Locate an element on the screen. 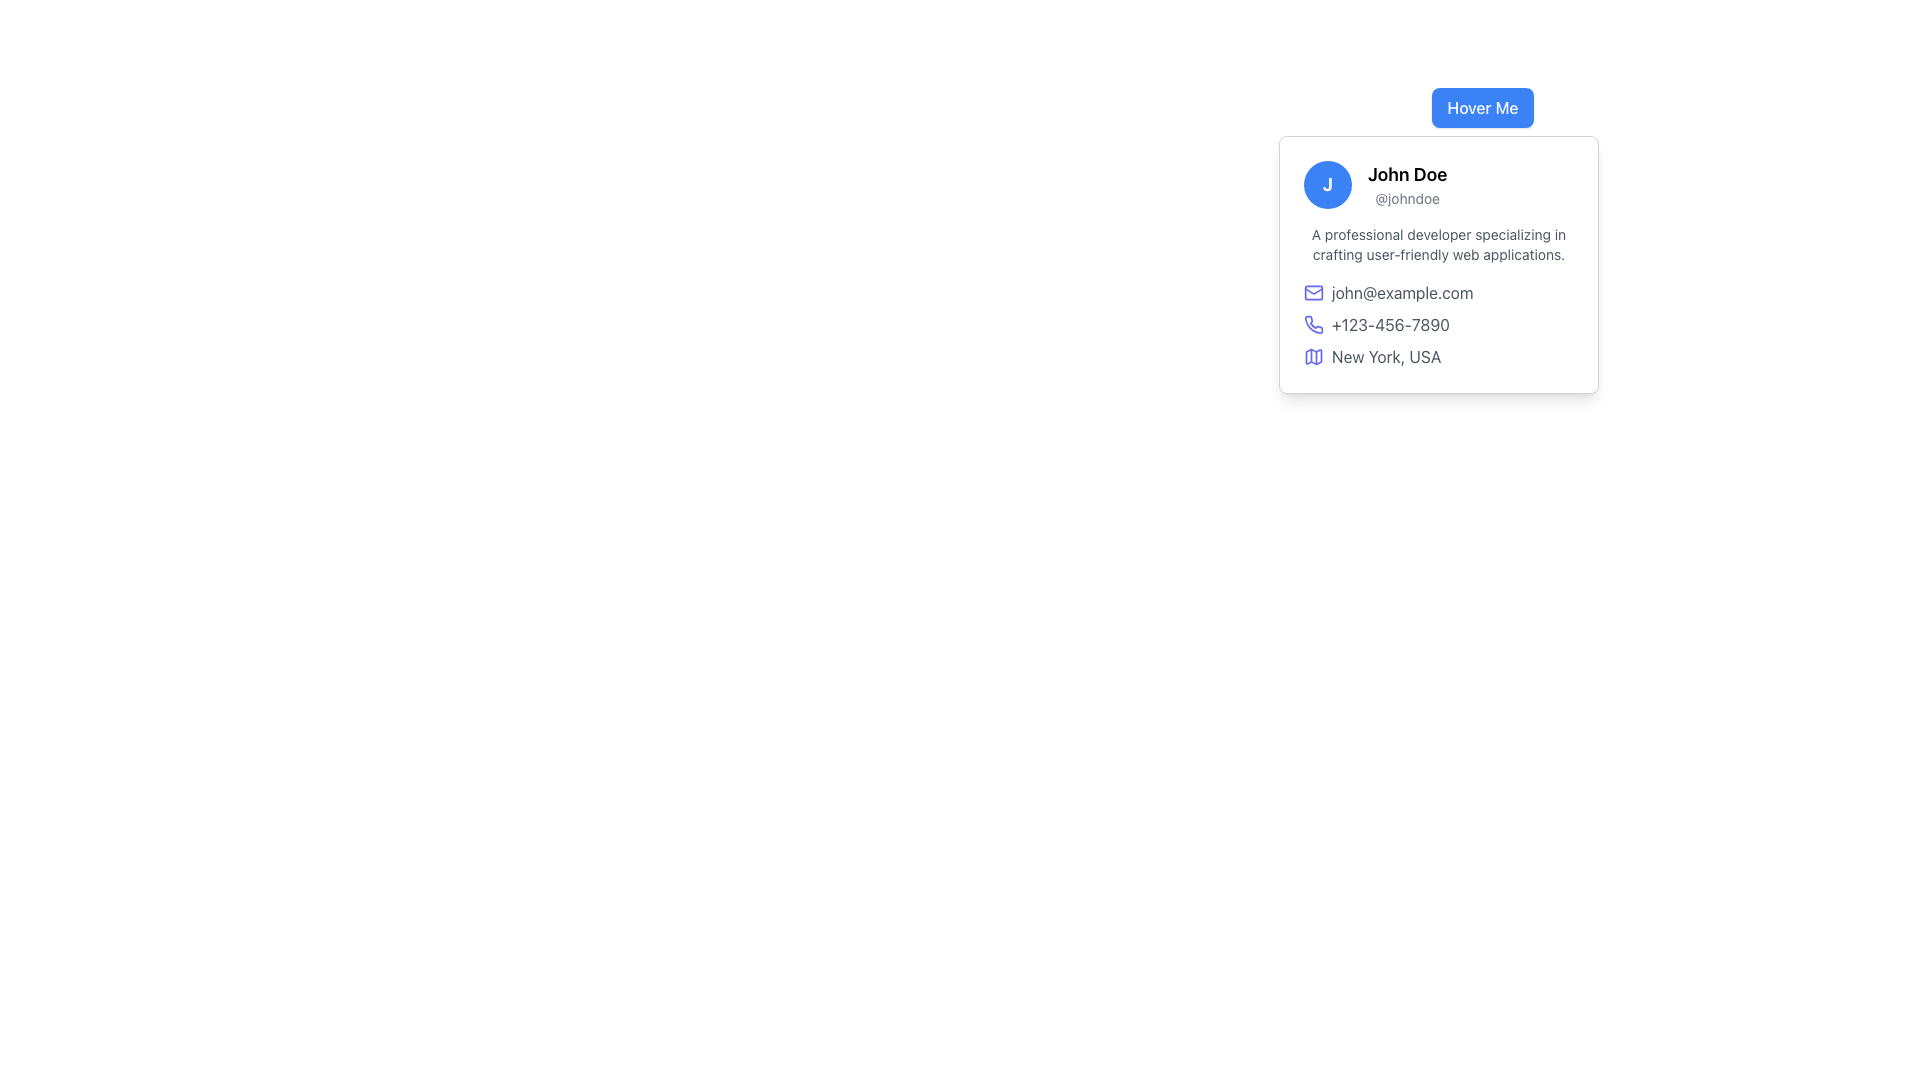 The height and width of the screenshot is (1080, 1920). descriptive text stating 'A professional developer specializing in crafting user-friendly web applications.' located beneath the user's name and handle in the profile card is located at coordinates (1438, 244).